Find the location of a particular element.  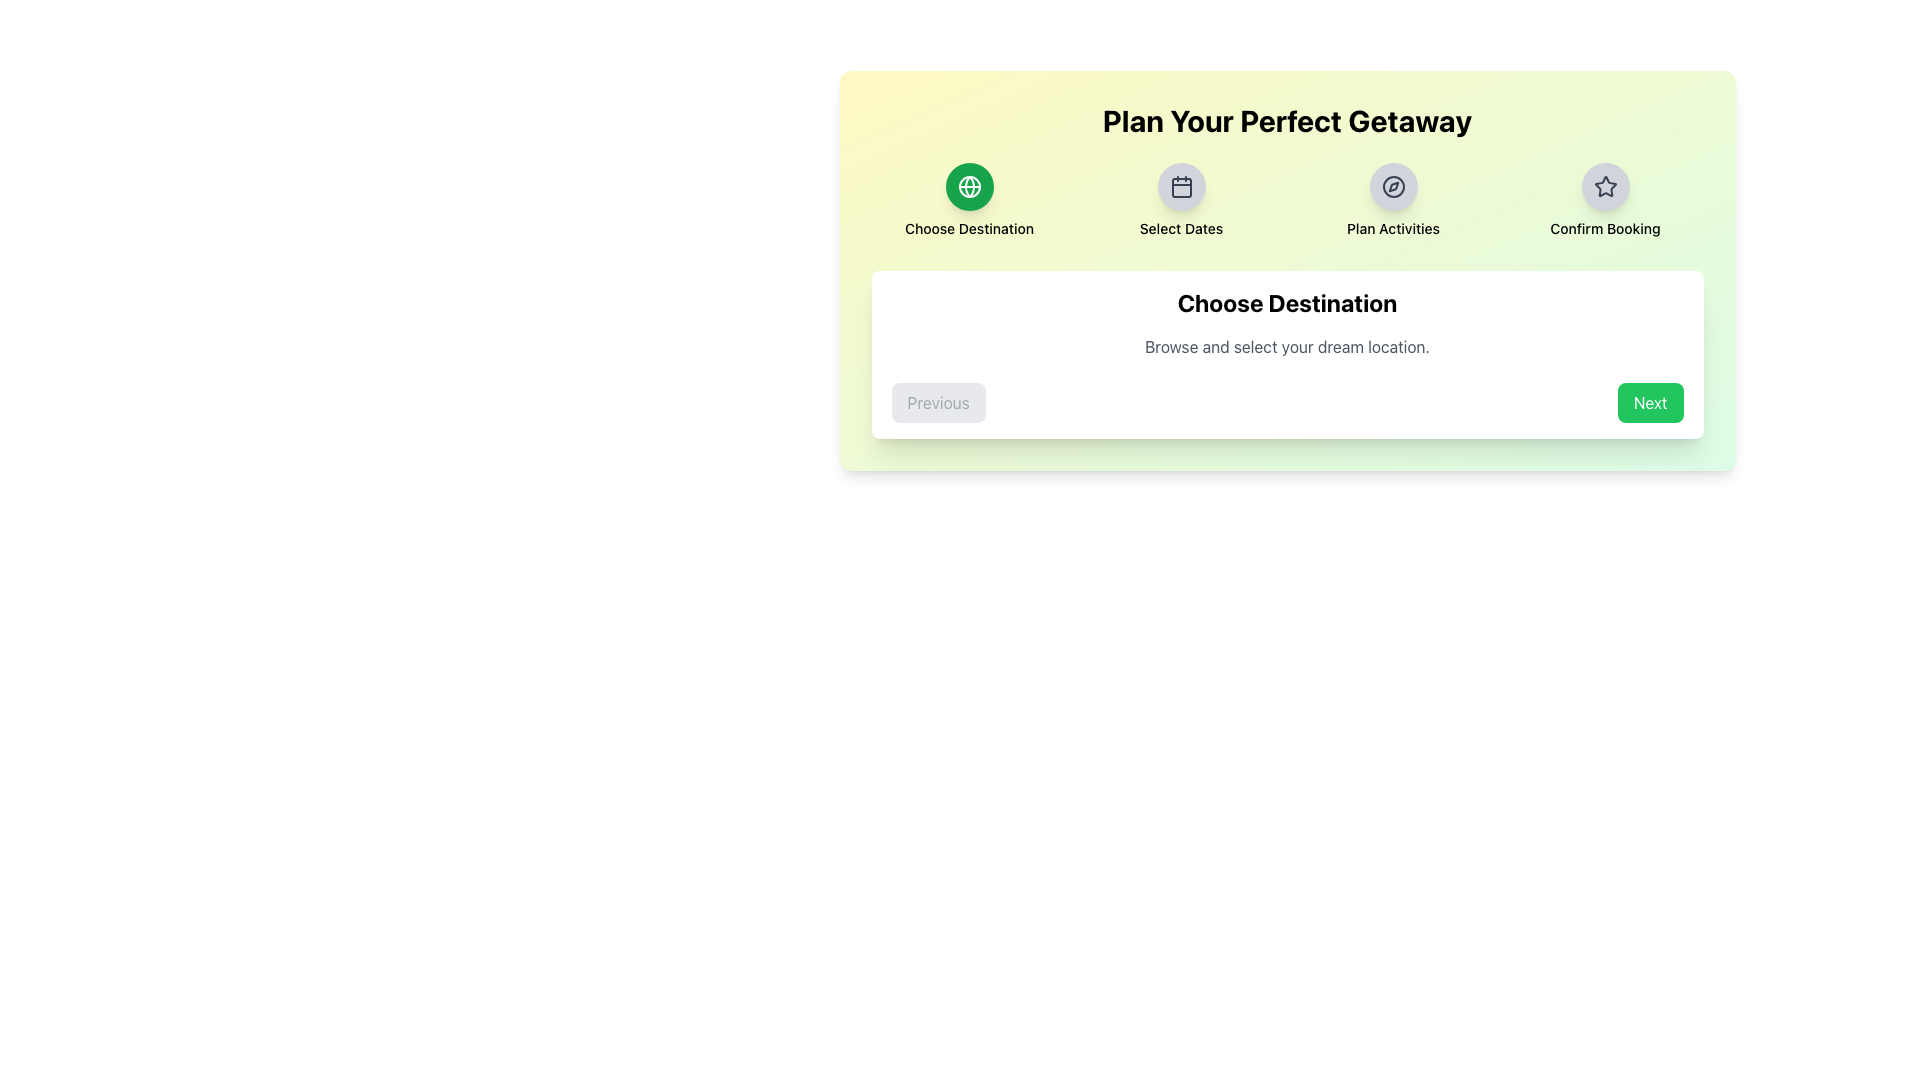

the 'Select Dates' button, which is the second section in the upper part of the interface, located between 'Choose Destination' and 'Plan Activities' is located at coordinates (1181, 200).